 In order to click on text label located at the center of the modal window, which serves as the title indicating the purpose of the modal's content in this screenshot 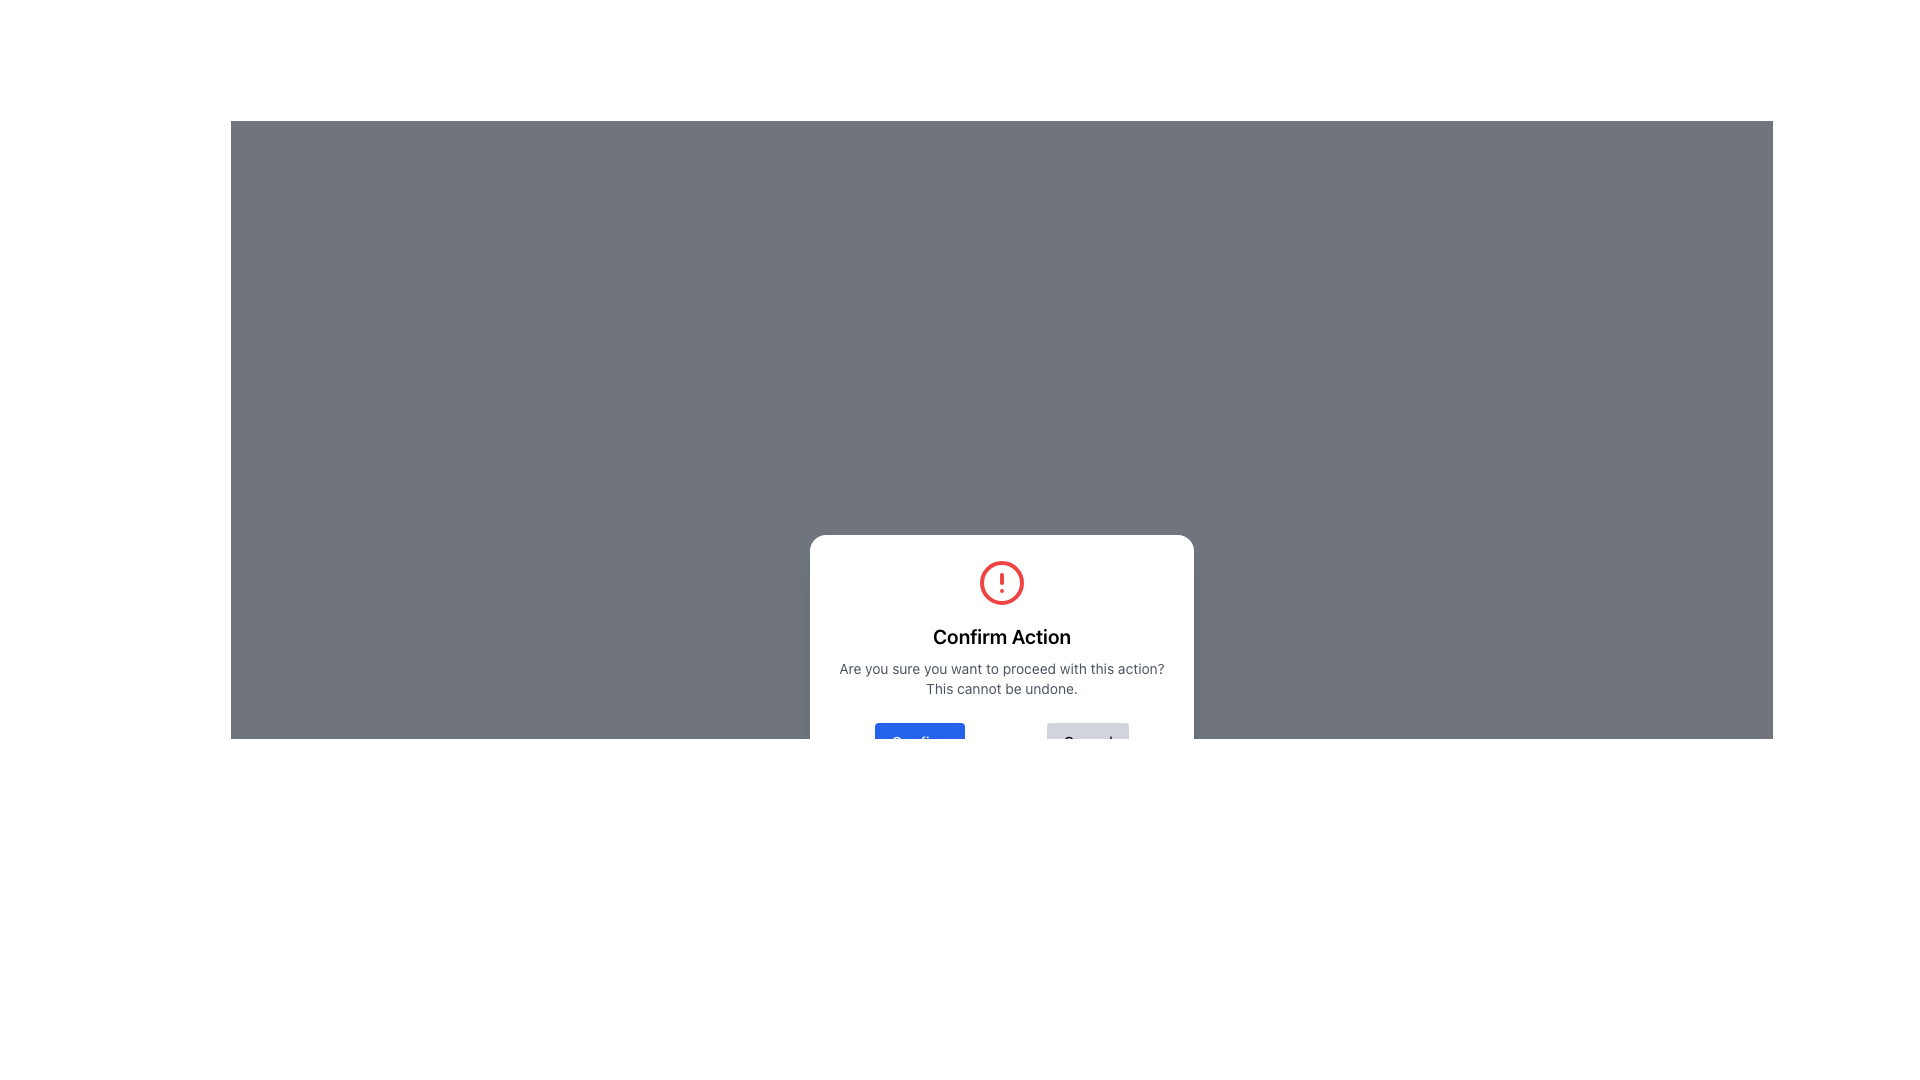, I will do `click(1002, 636)`.